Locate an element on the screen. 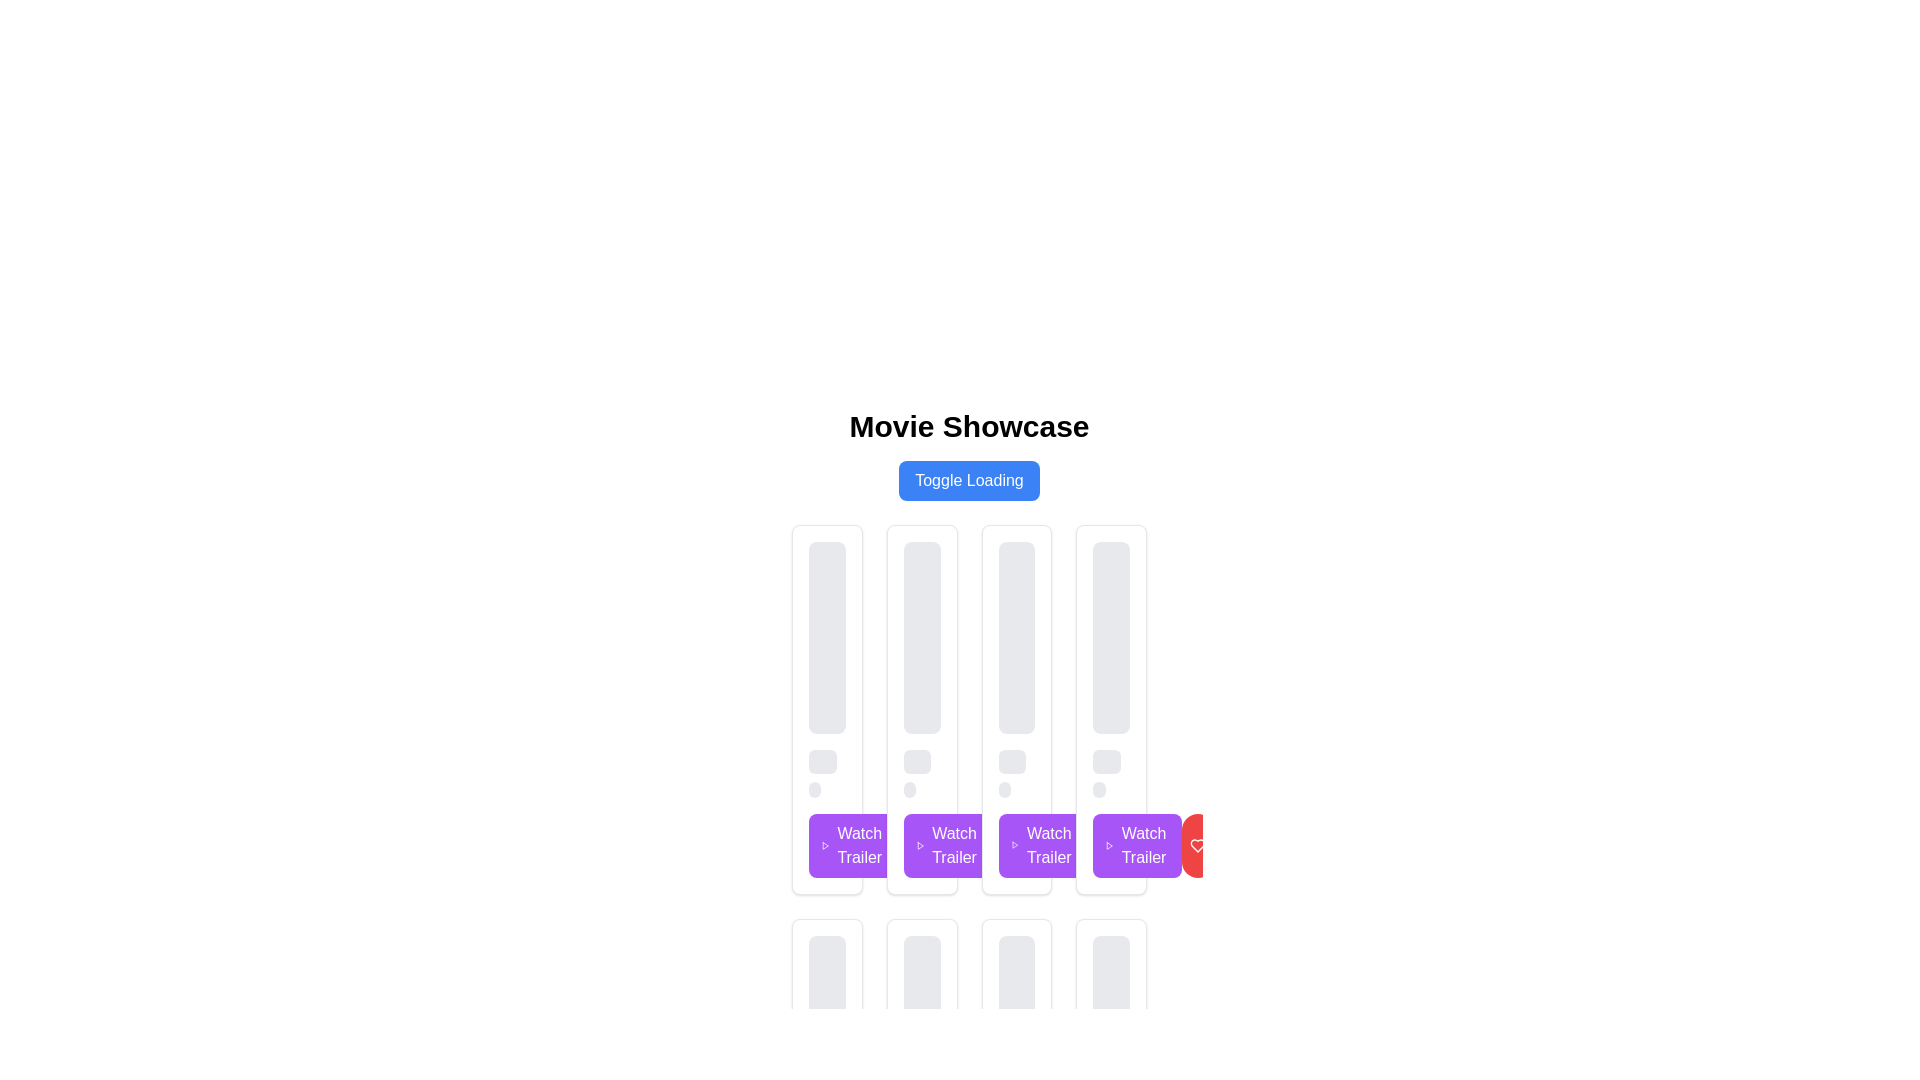  the share icon, which is a small icon resembling interconnected nodes, located at the center of a blue circular button aligned to the right of the 'Watch Trailer' purple button is located at coordinates (1143, 845).